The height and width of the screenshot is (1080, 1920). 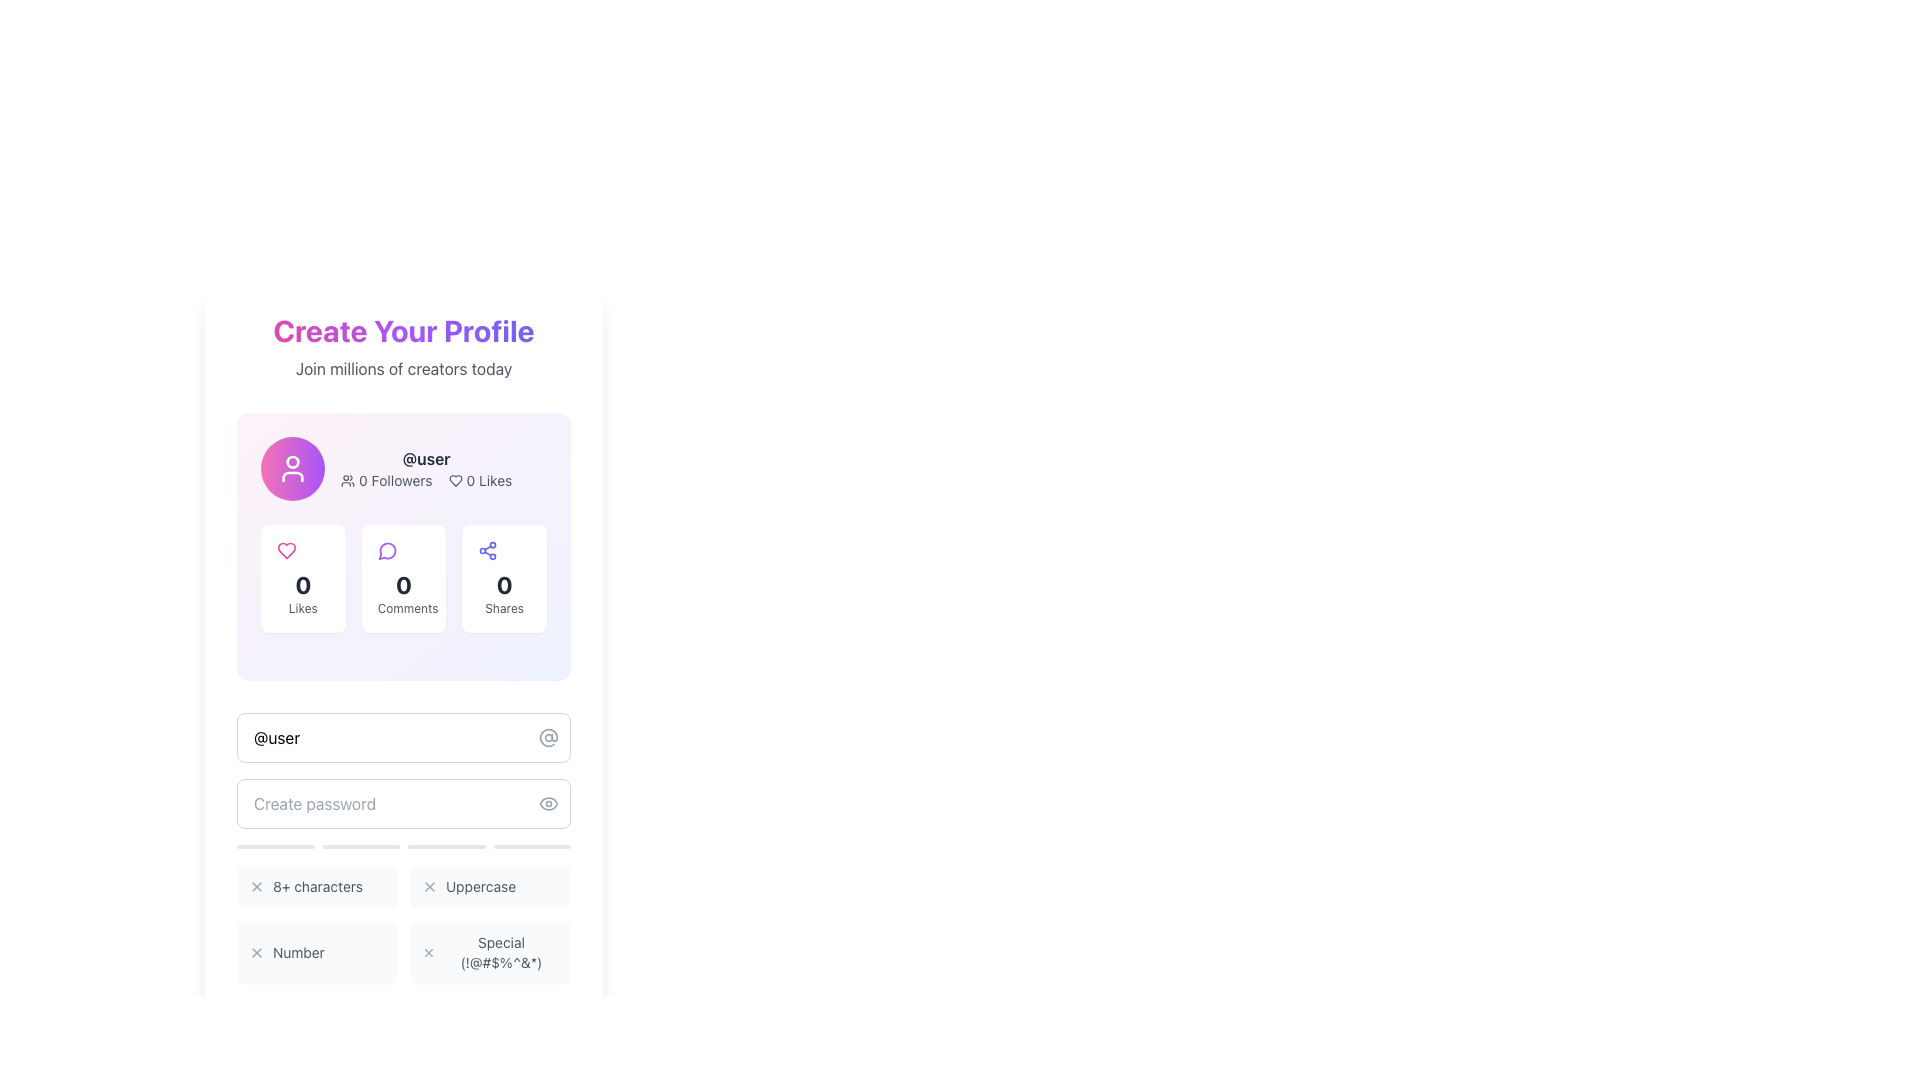 I want to click on the Circular icon button representing the user's profile or avatar, positioned to the left of the '@user' text, so click(x=291, y=469).